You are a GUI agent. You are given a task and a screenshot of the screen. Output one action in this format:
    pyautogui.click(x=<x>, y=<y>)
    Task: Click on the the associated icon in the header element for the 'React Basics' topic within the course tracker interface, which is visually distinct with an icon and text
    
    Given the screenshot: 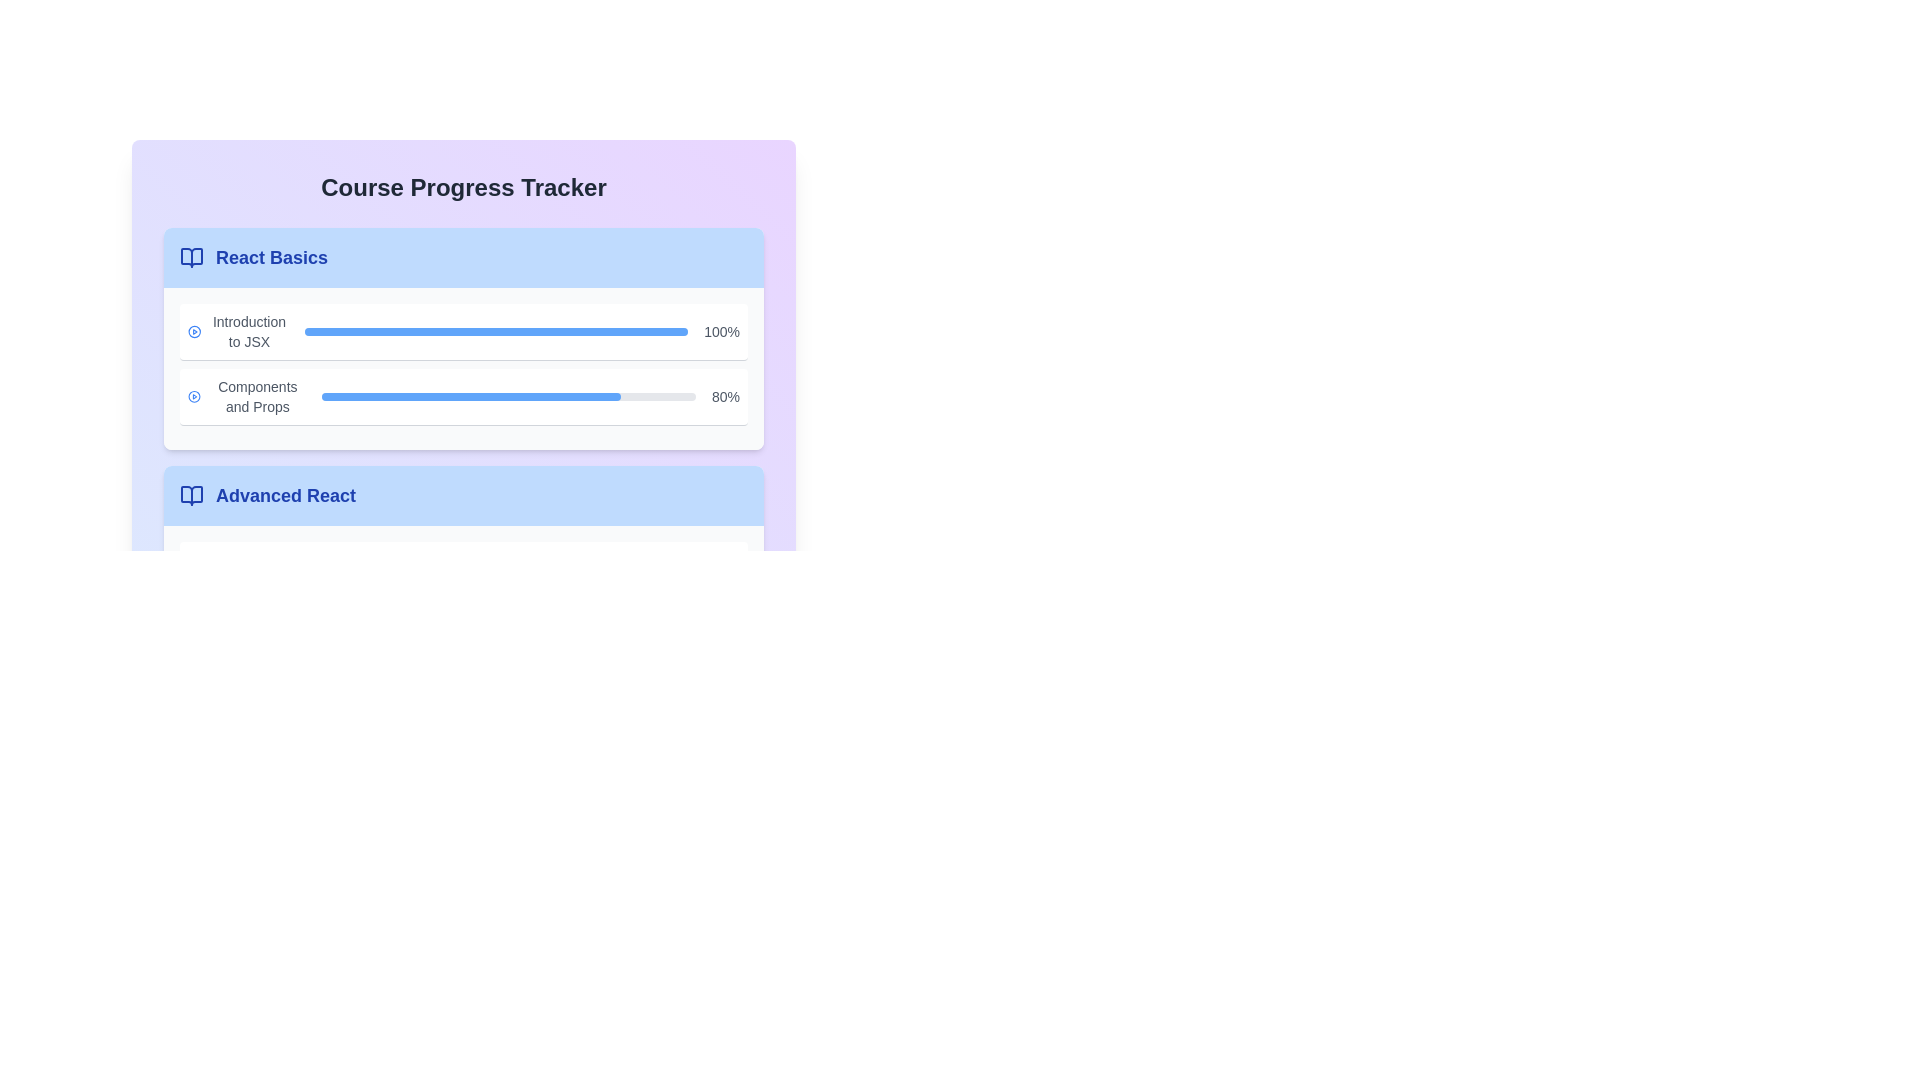 What is the action you would take?
    pyautogui.click(x=463, y=257)
    